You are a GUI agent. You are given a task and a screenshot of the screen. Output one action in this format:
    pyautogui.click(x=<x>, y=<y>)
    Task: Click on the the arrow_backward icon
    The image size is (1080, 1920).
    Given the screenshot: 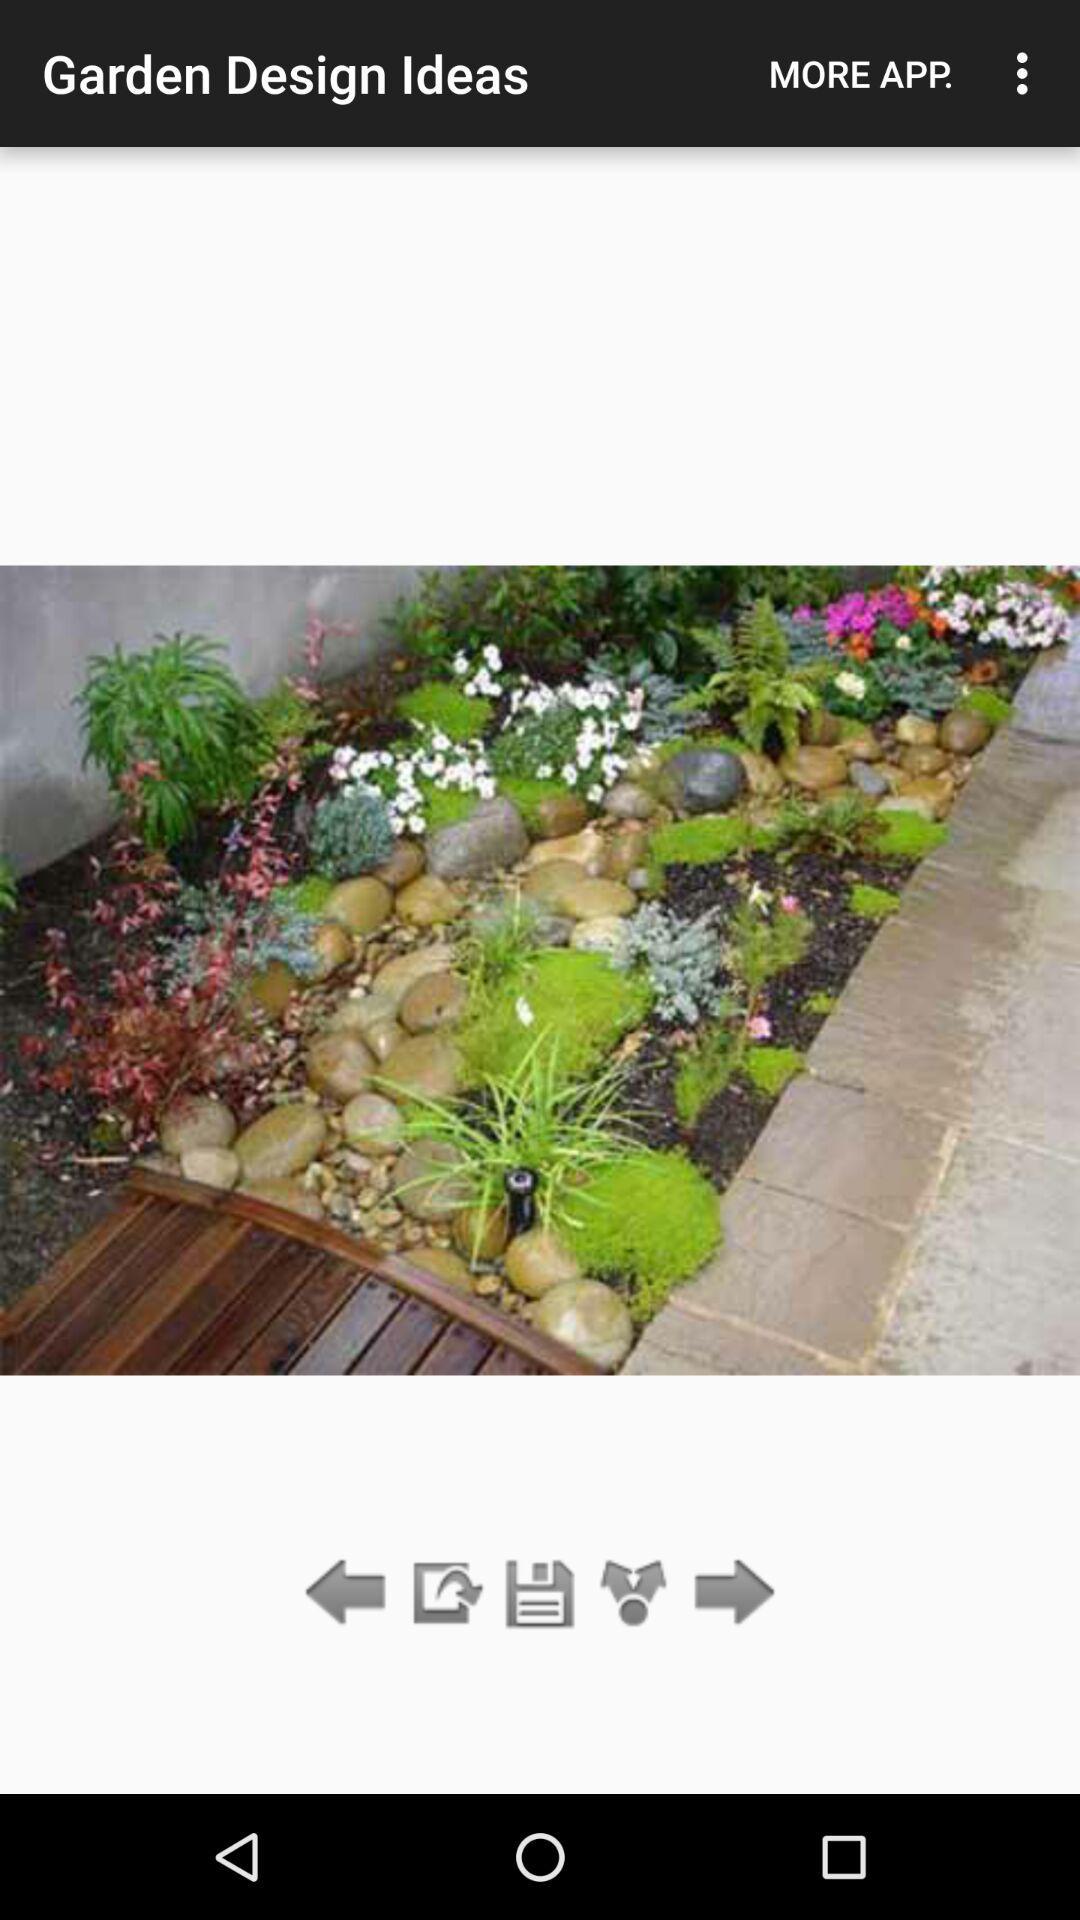 What is the action you would take?
    pyautogui.click(x=350, y=1593)
    